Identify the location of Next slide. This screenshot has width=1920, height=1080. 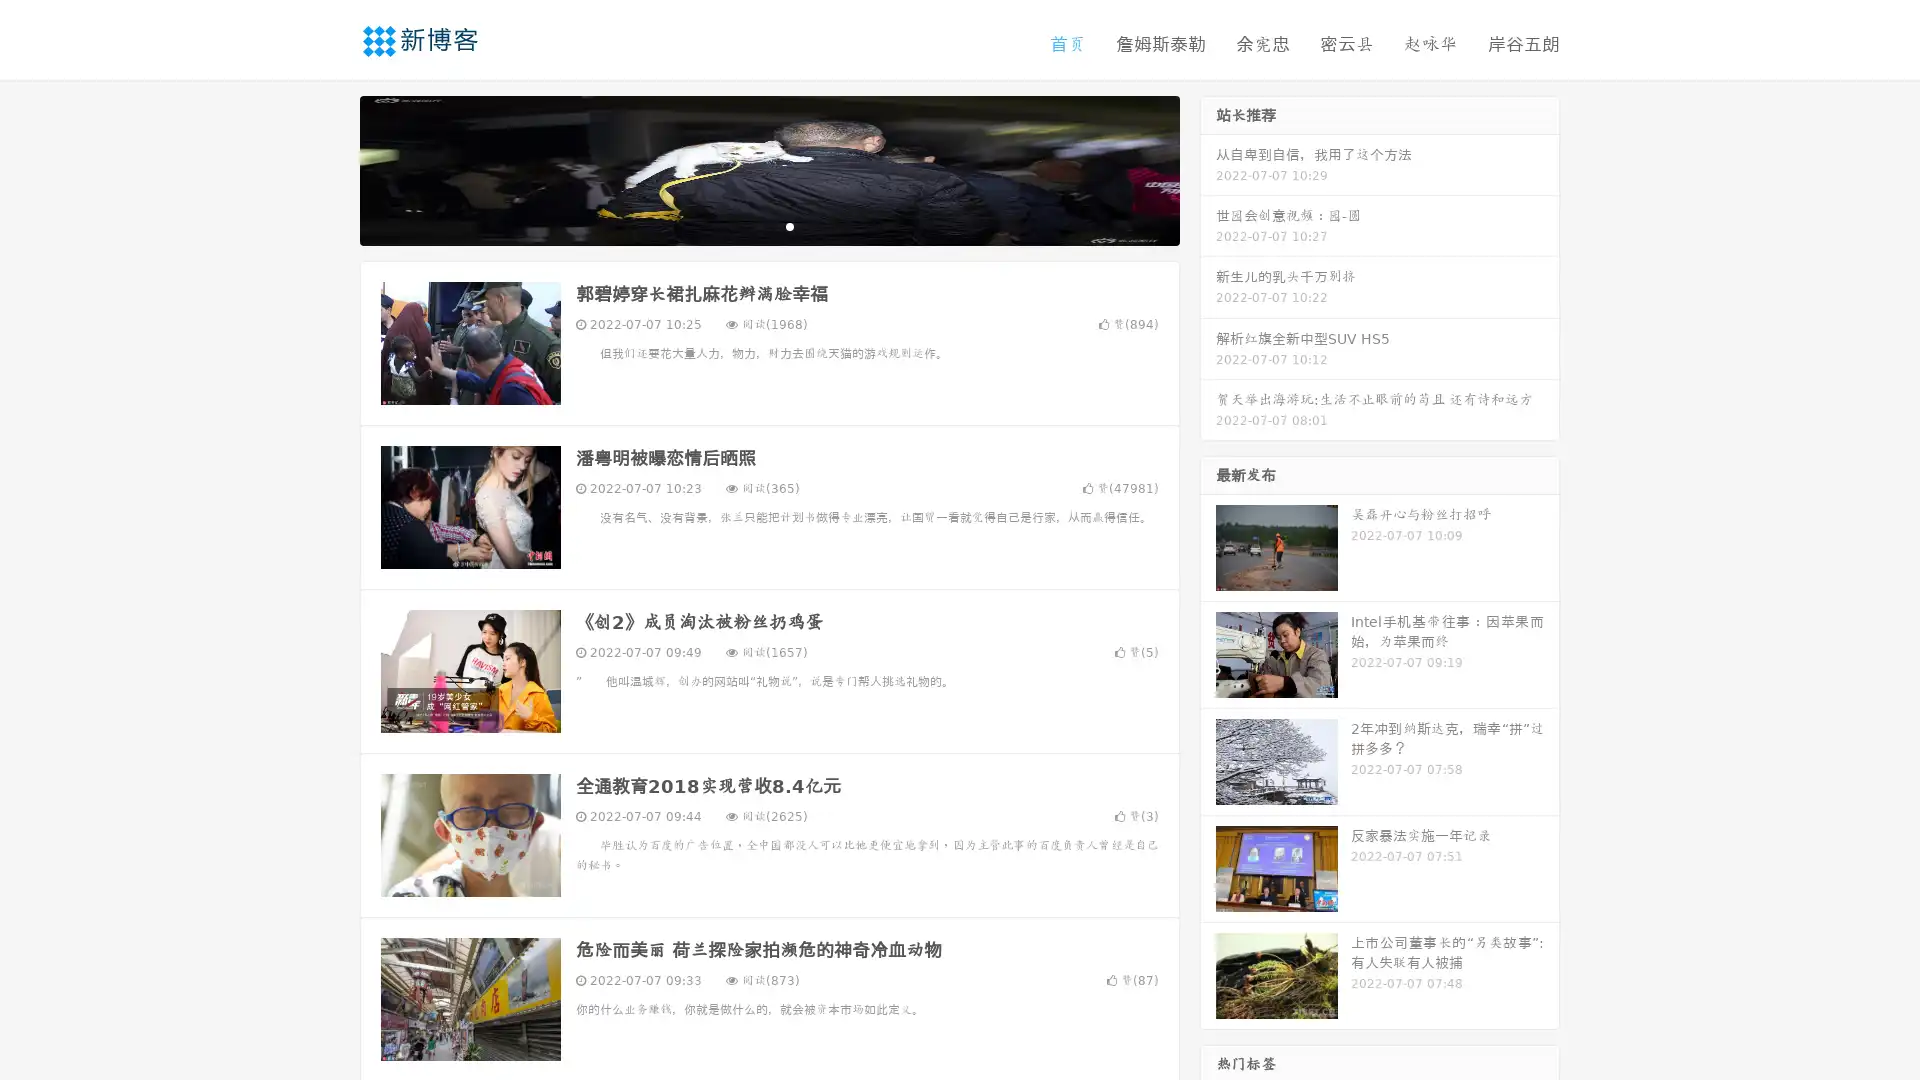
(1208, 168).